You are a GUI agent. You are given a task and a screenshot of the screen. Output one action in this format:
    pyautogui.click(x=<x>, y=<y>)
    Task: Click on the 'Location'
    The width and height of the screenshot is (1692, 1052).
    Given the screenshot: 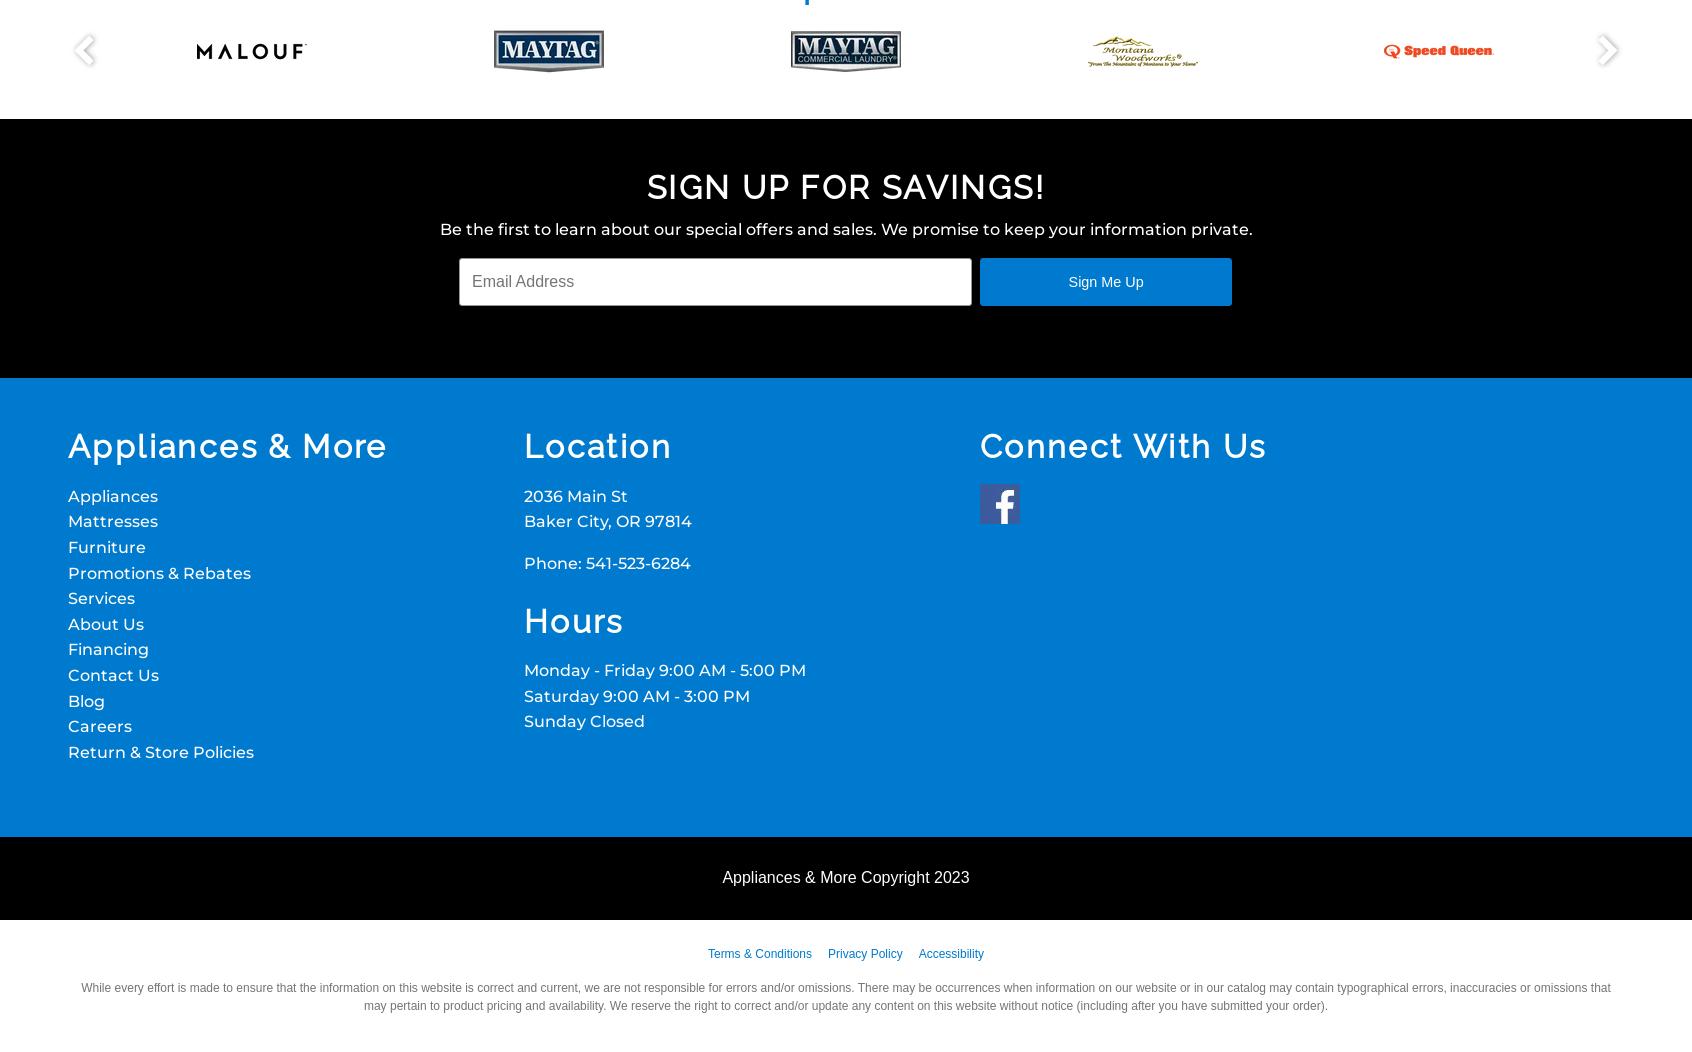 What is the action you would take?
    pyautogui.click(x=596, y=446)
    